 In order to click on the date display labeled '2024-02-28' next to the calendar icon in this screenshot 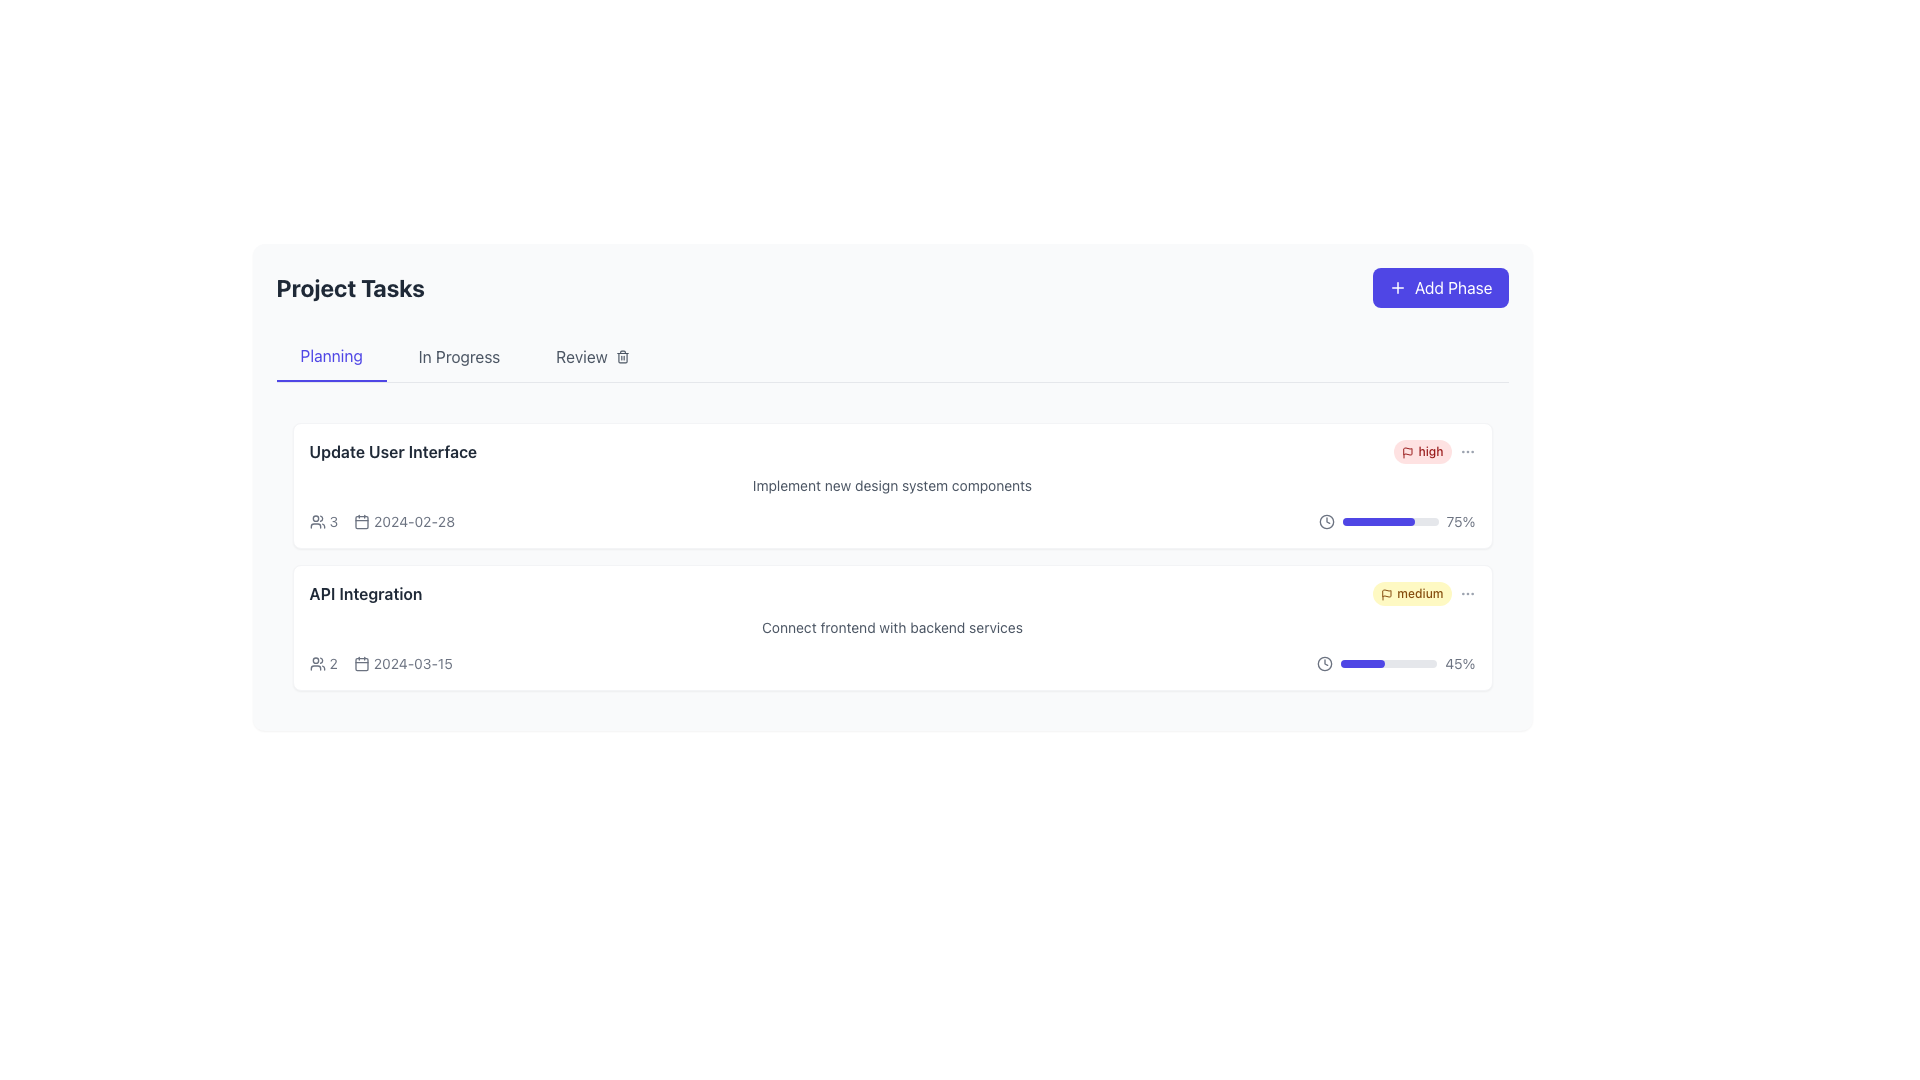, I will do `click(403, 520)`.